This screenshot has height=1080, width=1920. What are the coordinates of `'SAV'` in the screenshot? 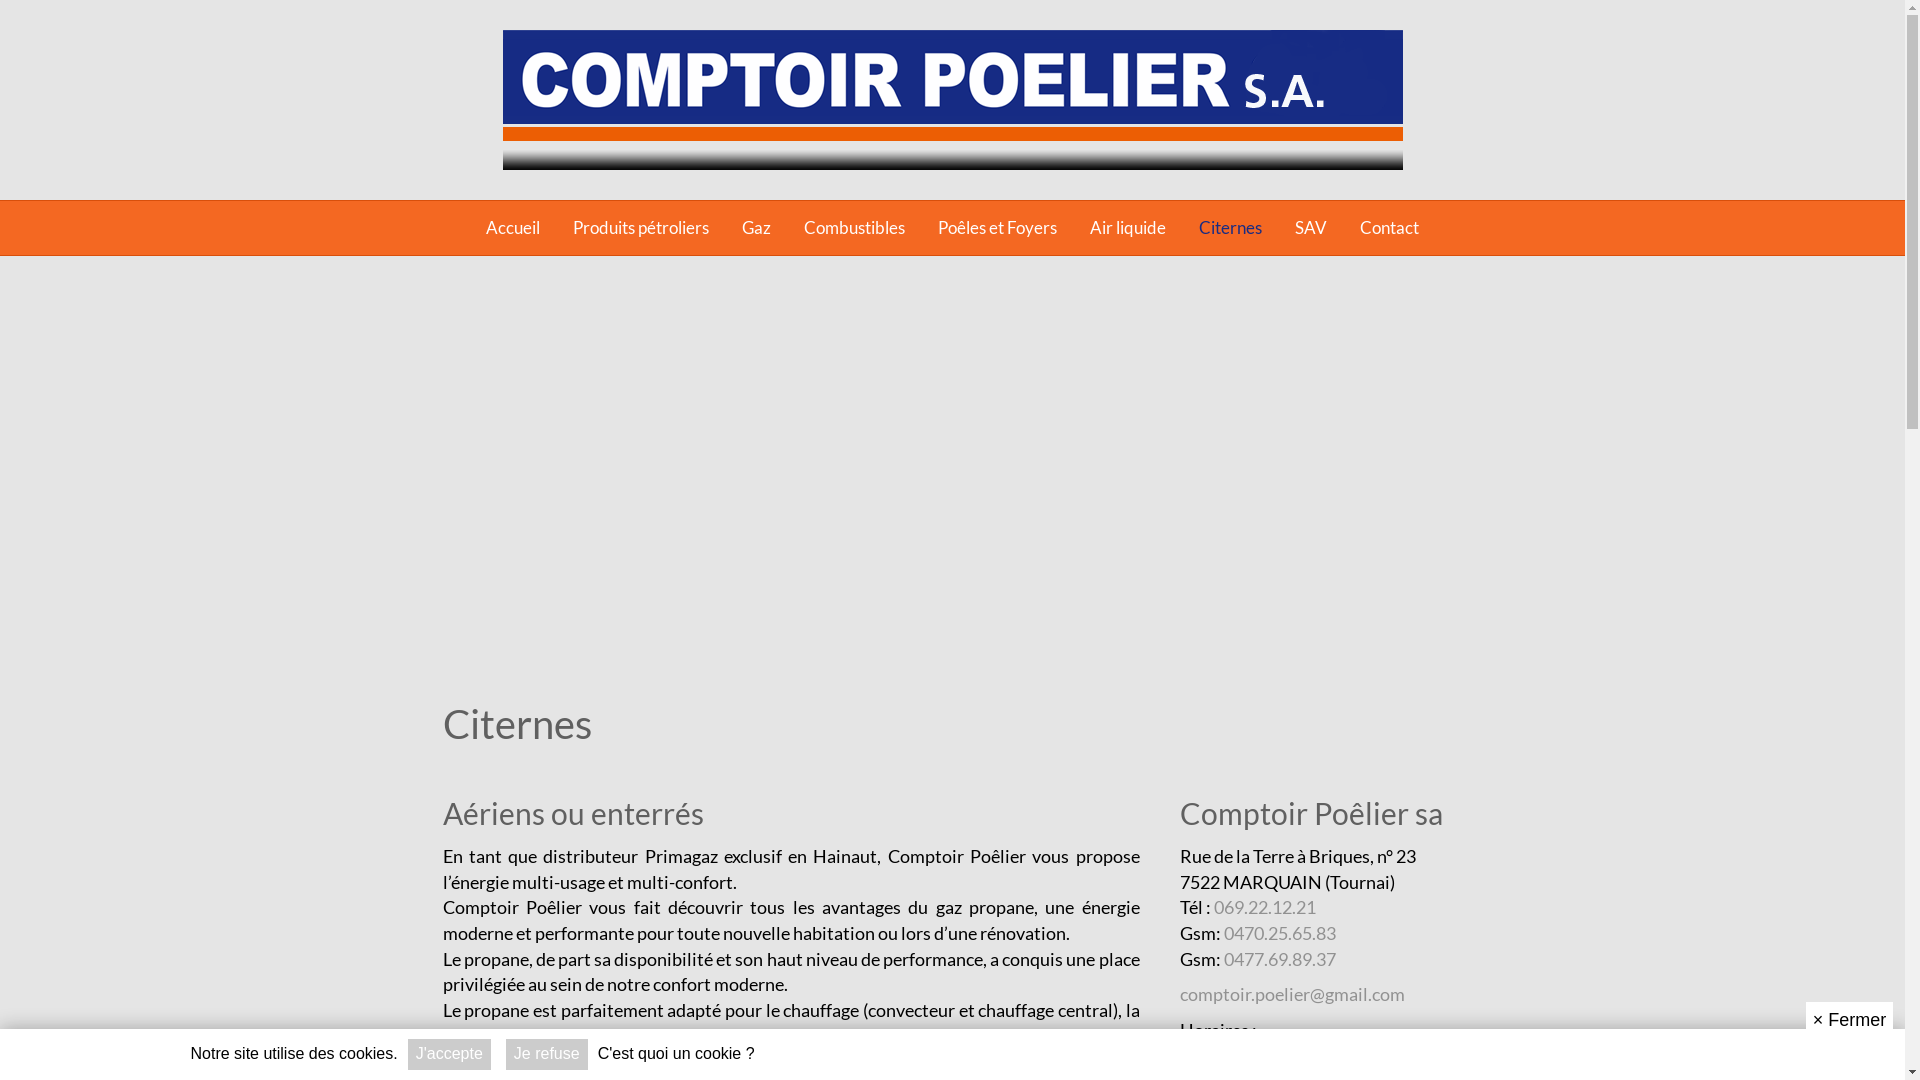 It's located at (1310, 226).